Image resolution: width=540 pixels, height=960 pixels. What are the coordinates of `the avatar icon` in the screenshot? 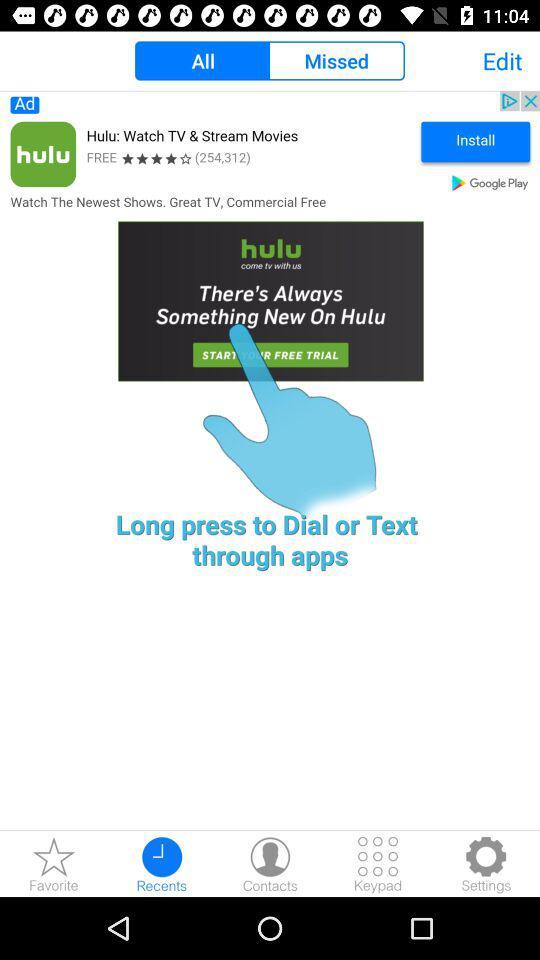 It's located at (270, 863).